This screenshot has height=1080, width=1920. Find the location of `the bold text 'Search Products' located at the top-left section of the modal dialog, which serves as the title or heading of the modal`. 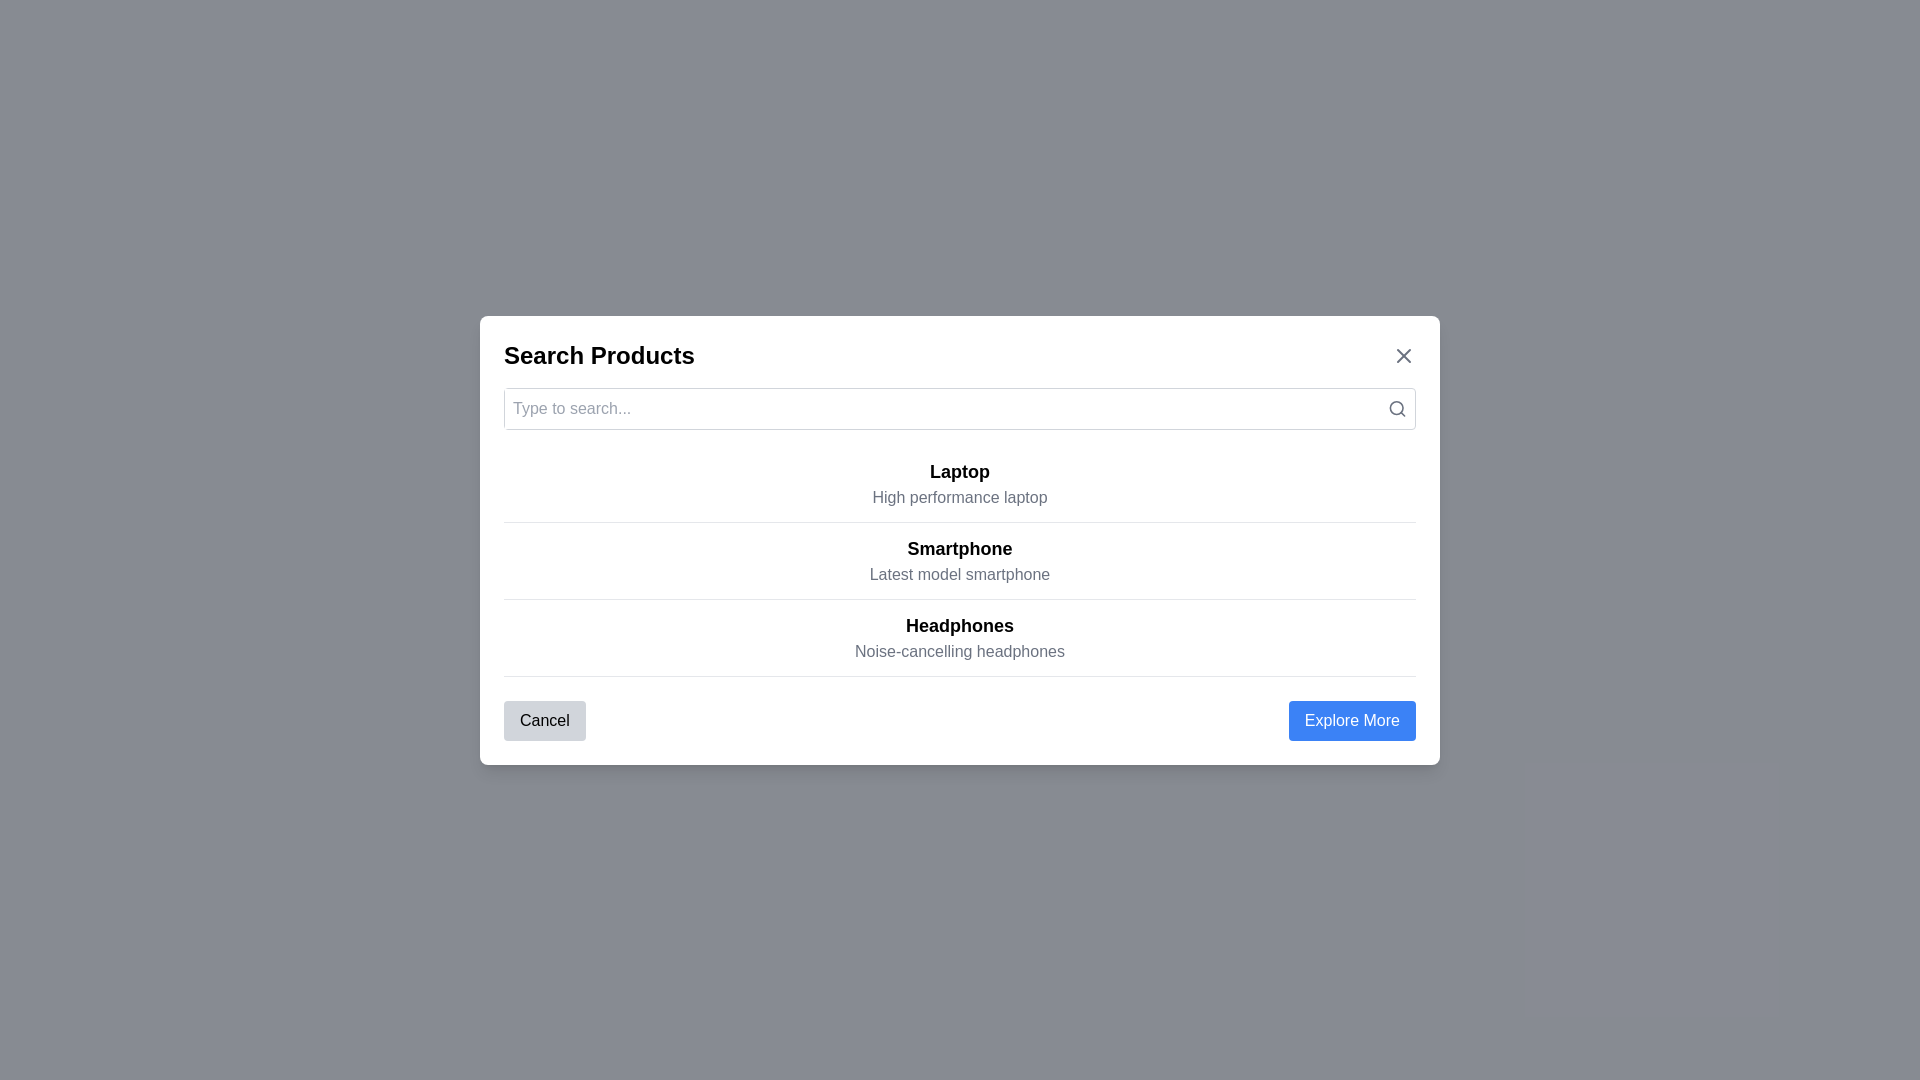

the bold text 'Search Products' located at the top-left section of the modal dialog, which serves as the title or heading of the modal is located at coordinates (598, 354).